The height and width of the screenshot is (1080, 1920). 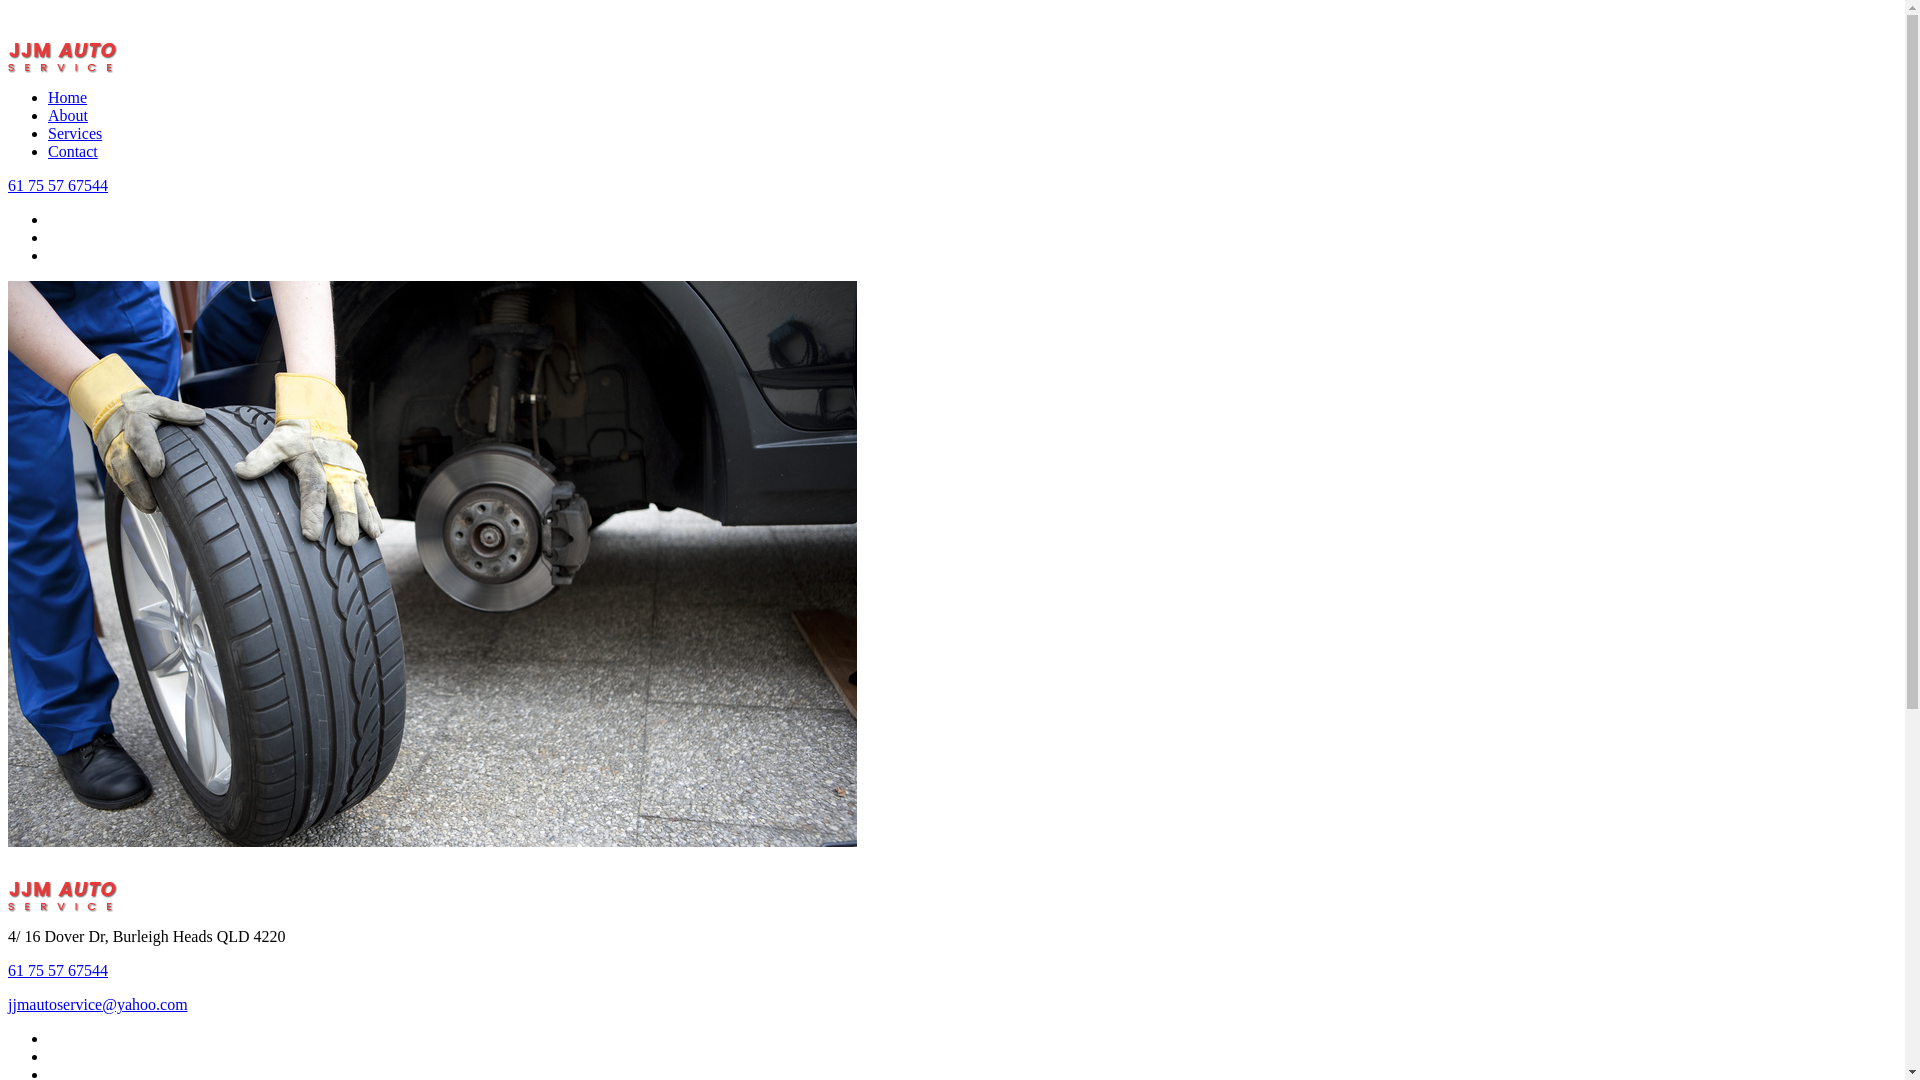 What do you see at coordinates (48, 115) in the screenshot?
I see `'About'` at bounding box center [48, 115].